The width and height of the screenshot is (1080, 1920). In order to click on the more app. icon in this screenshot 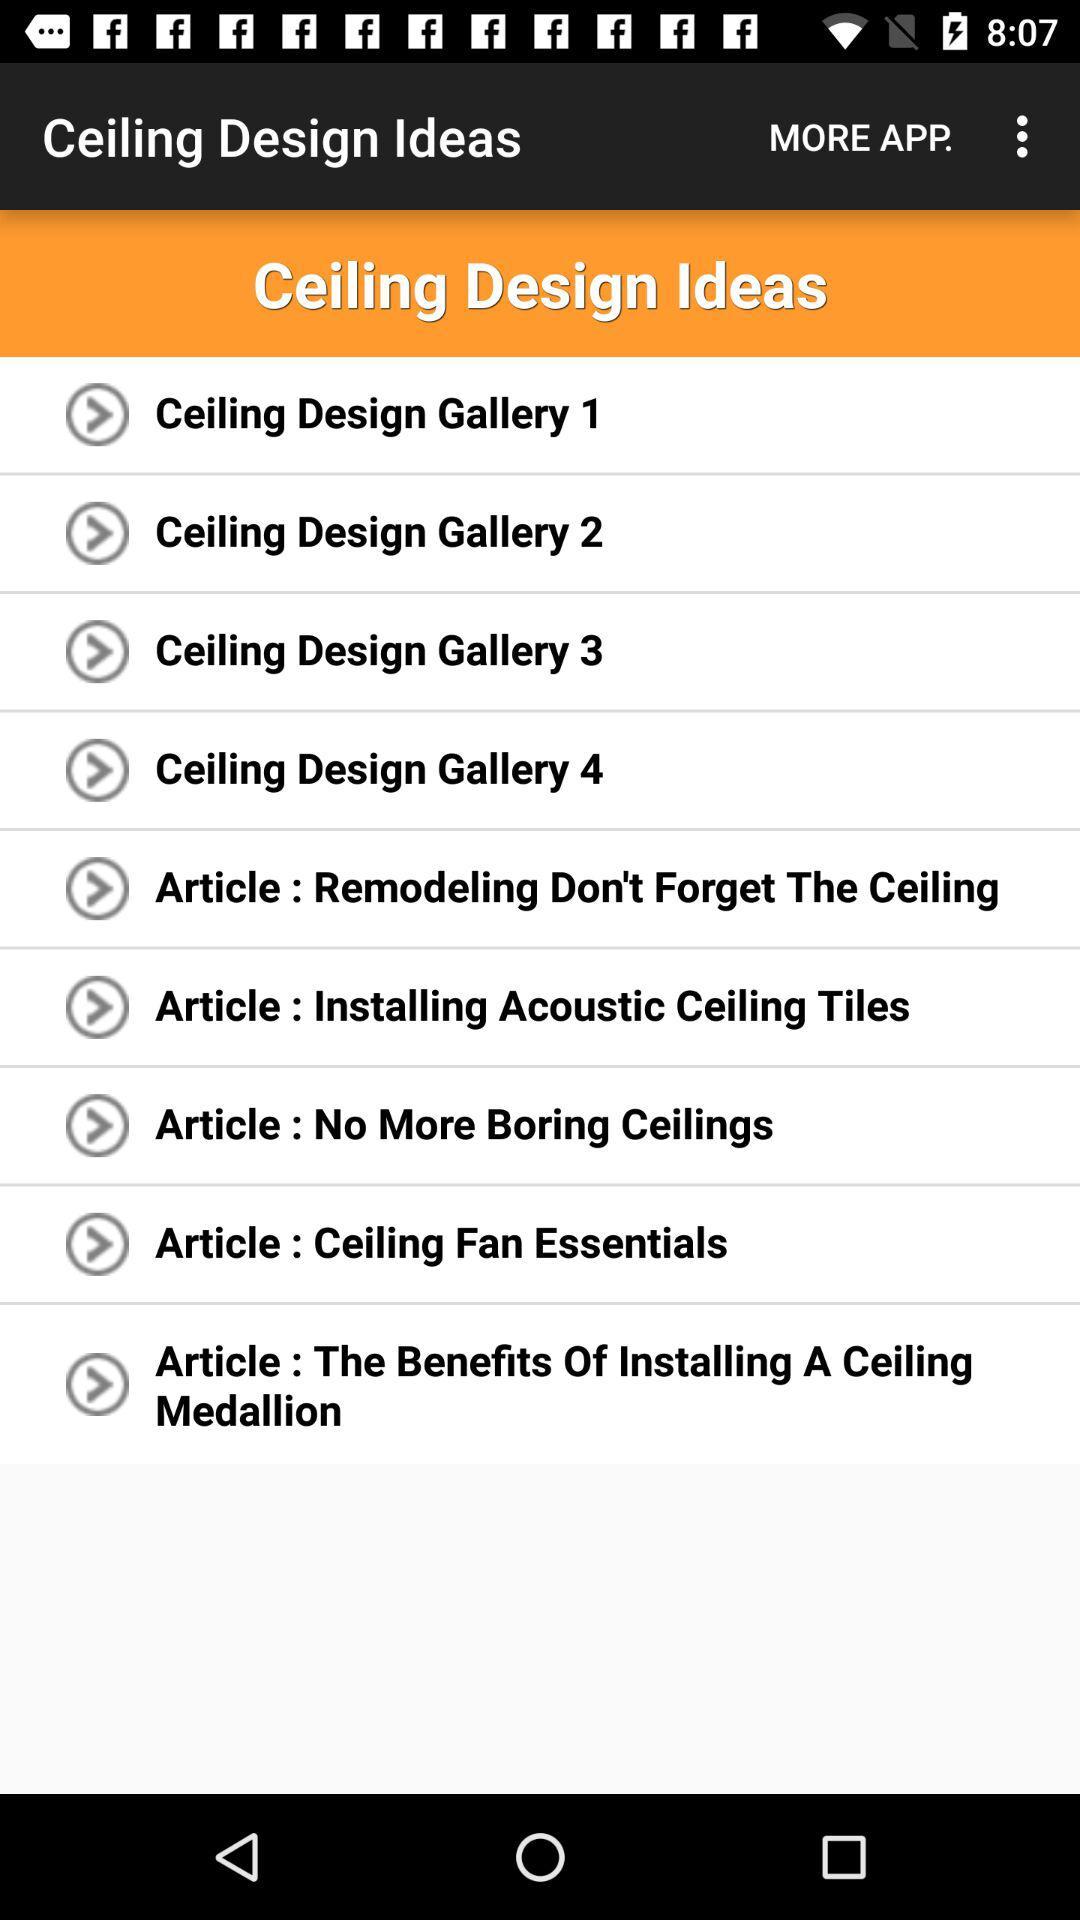, I will do `click(860, 135)`.